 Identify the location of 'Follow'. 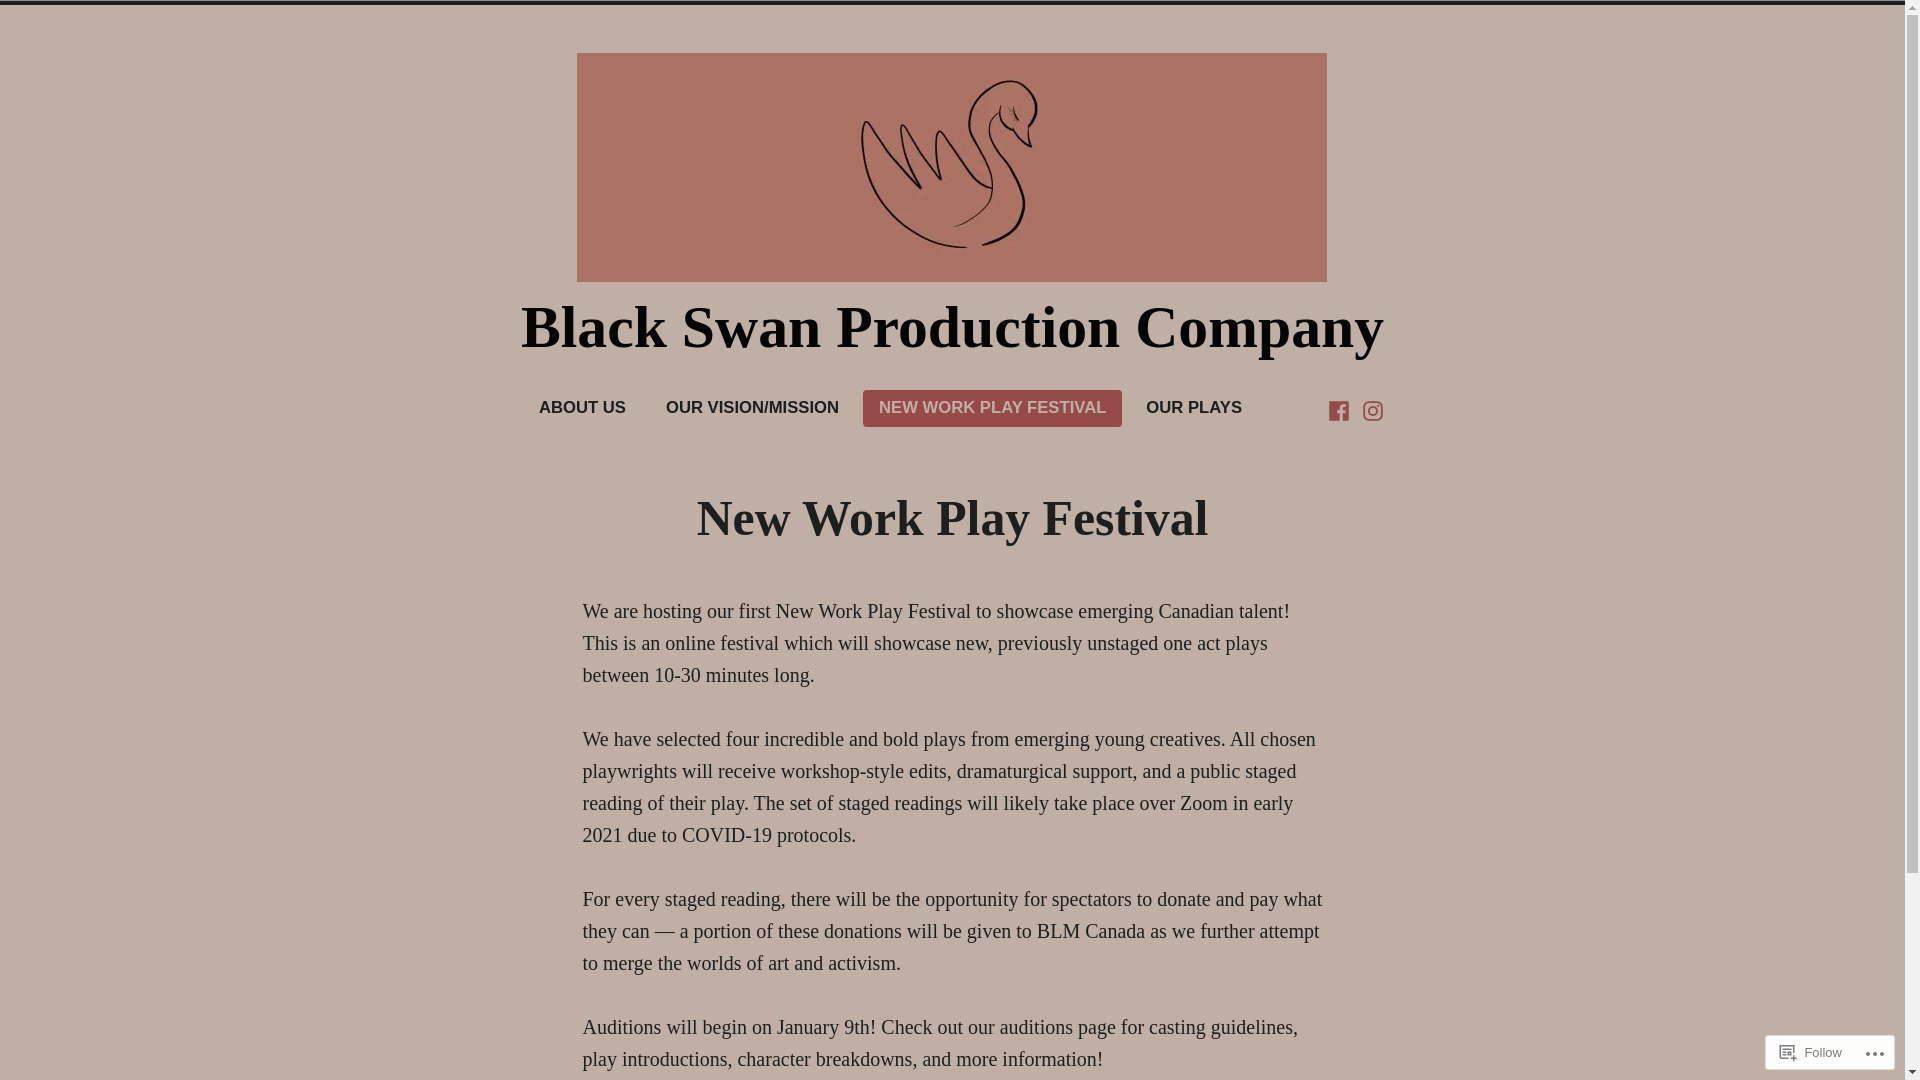
(1810, 1051).